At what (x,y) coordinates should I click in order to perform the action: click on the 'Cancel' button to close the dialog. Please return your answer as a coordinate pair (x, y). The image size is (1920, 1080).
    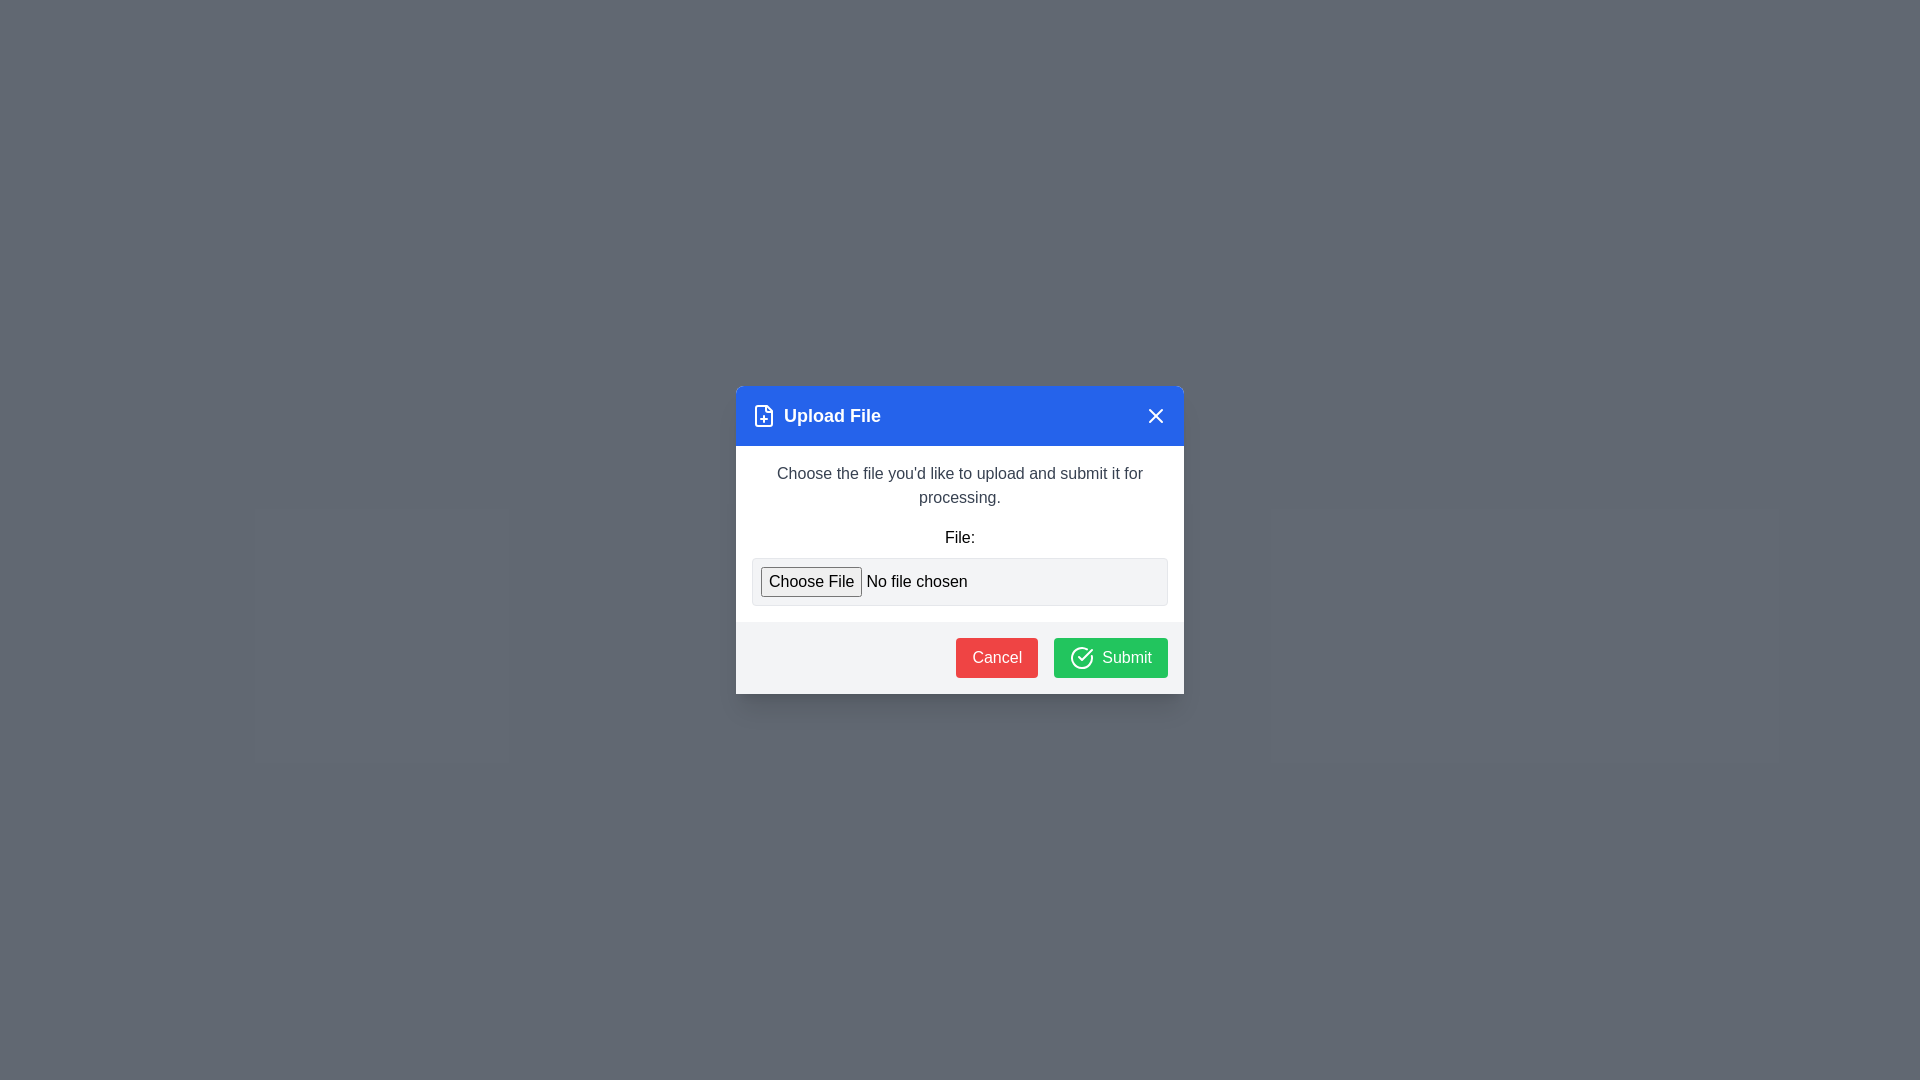
    Looking at the image, I should click on (997, 658).